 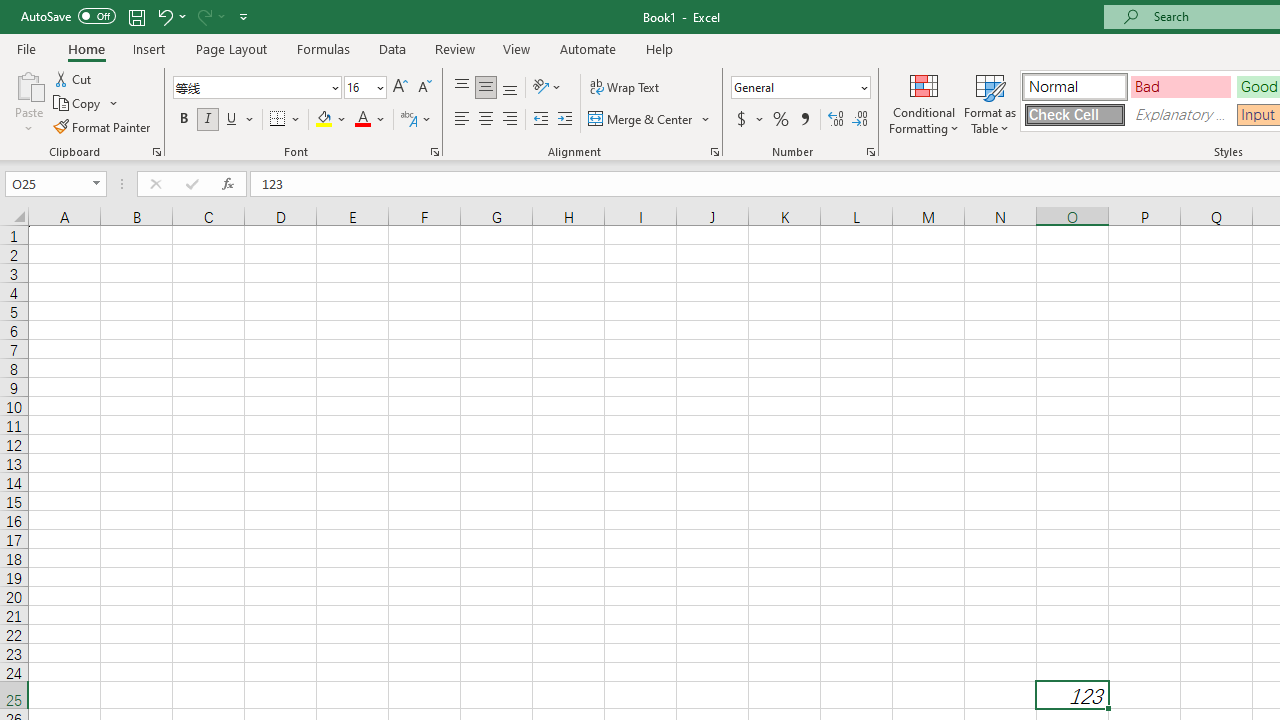 What do you see at coordinates (485, 86) in the screenshot?
I see `'Middle Align'` at bounding box center [485, 86].